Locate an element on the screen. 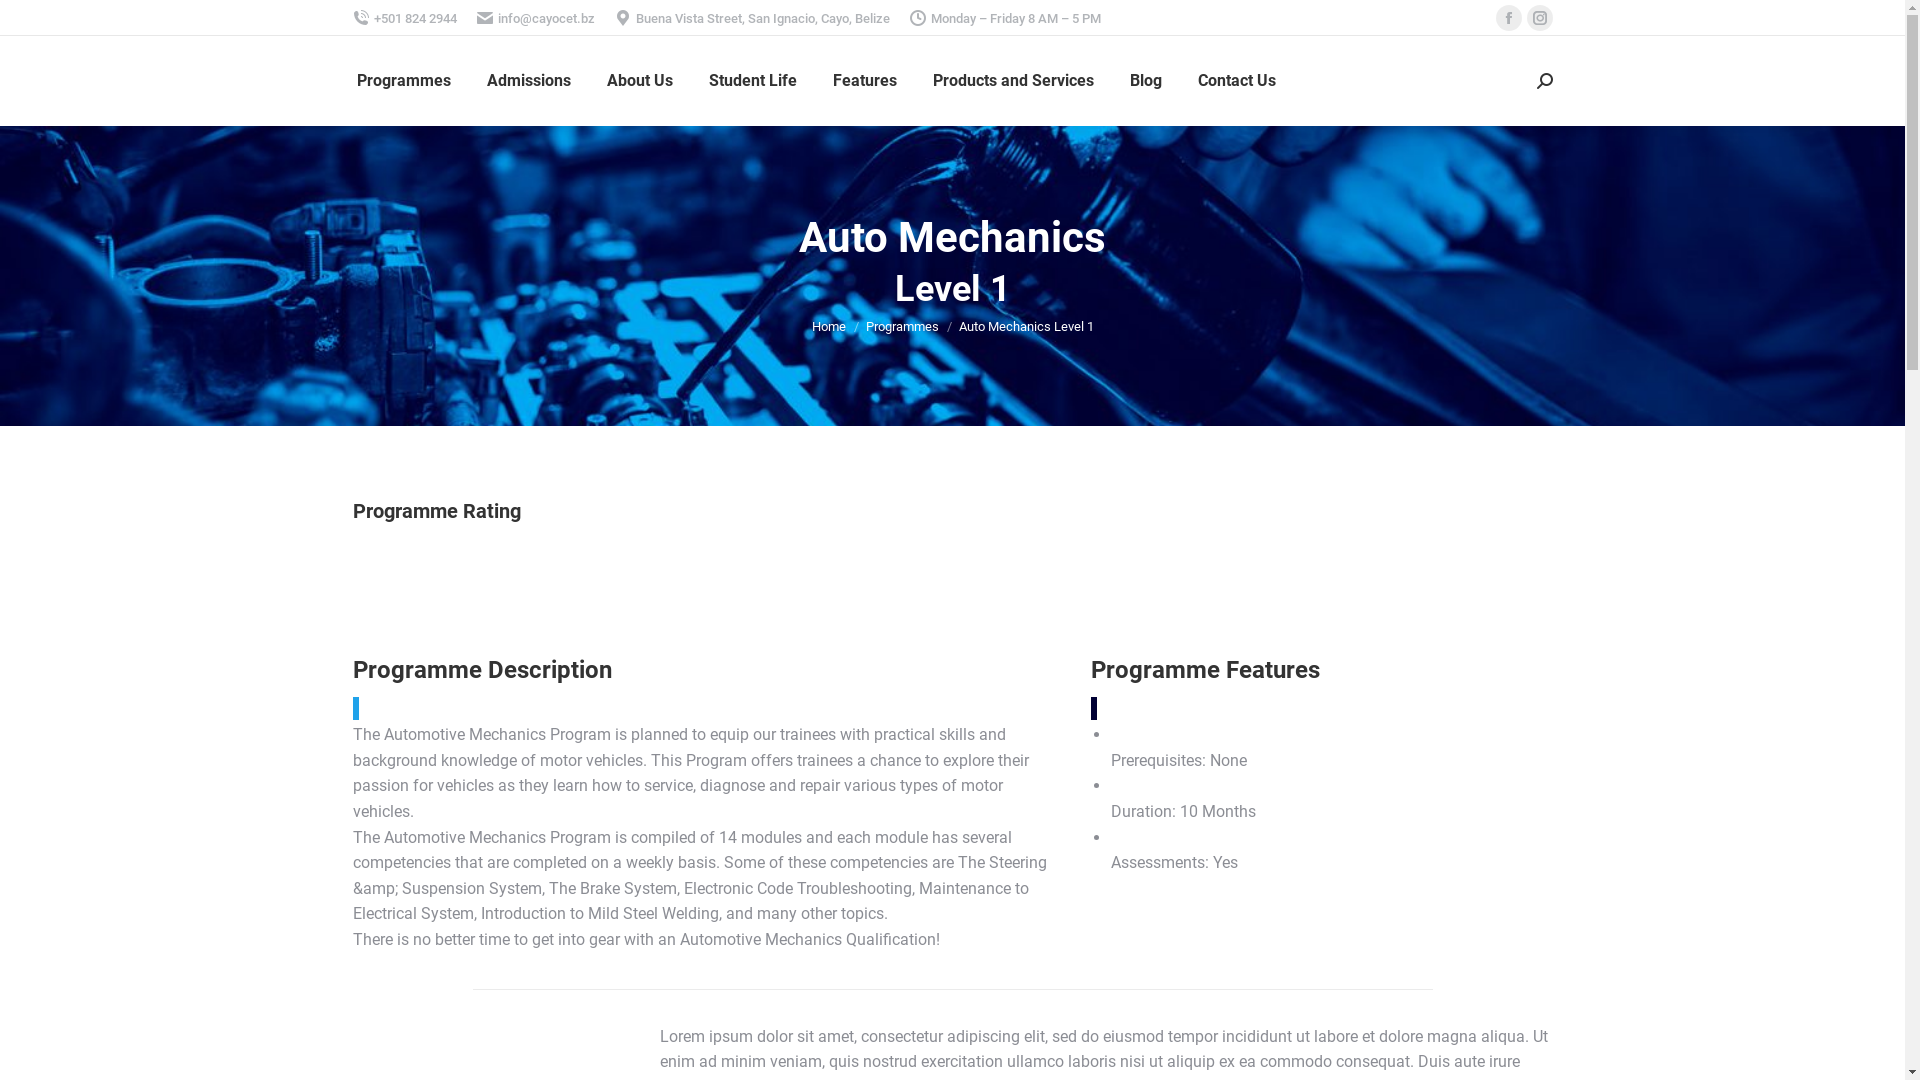  'Admissions' is located at coordinates (528, 80).